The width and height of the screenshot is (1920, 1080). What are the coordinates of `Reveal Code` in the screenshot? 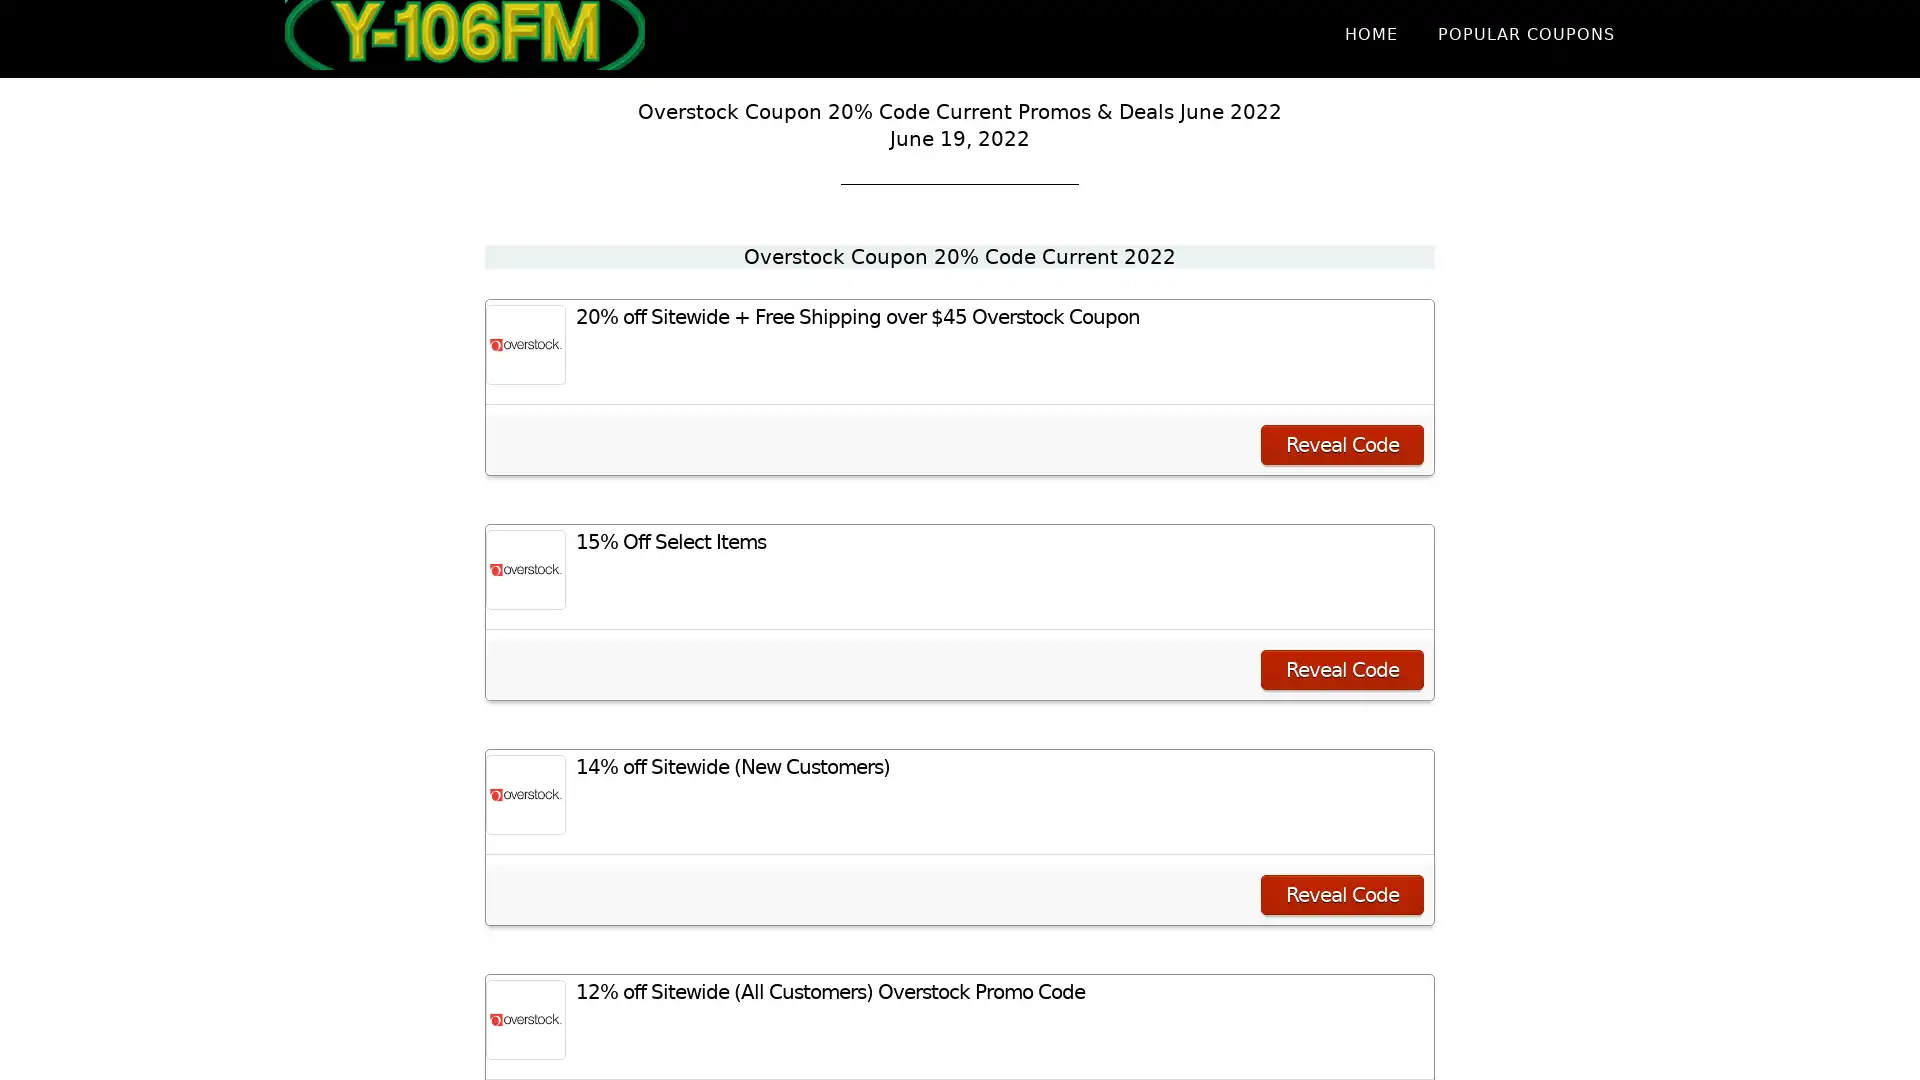 It's located at (1342, 670).